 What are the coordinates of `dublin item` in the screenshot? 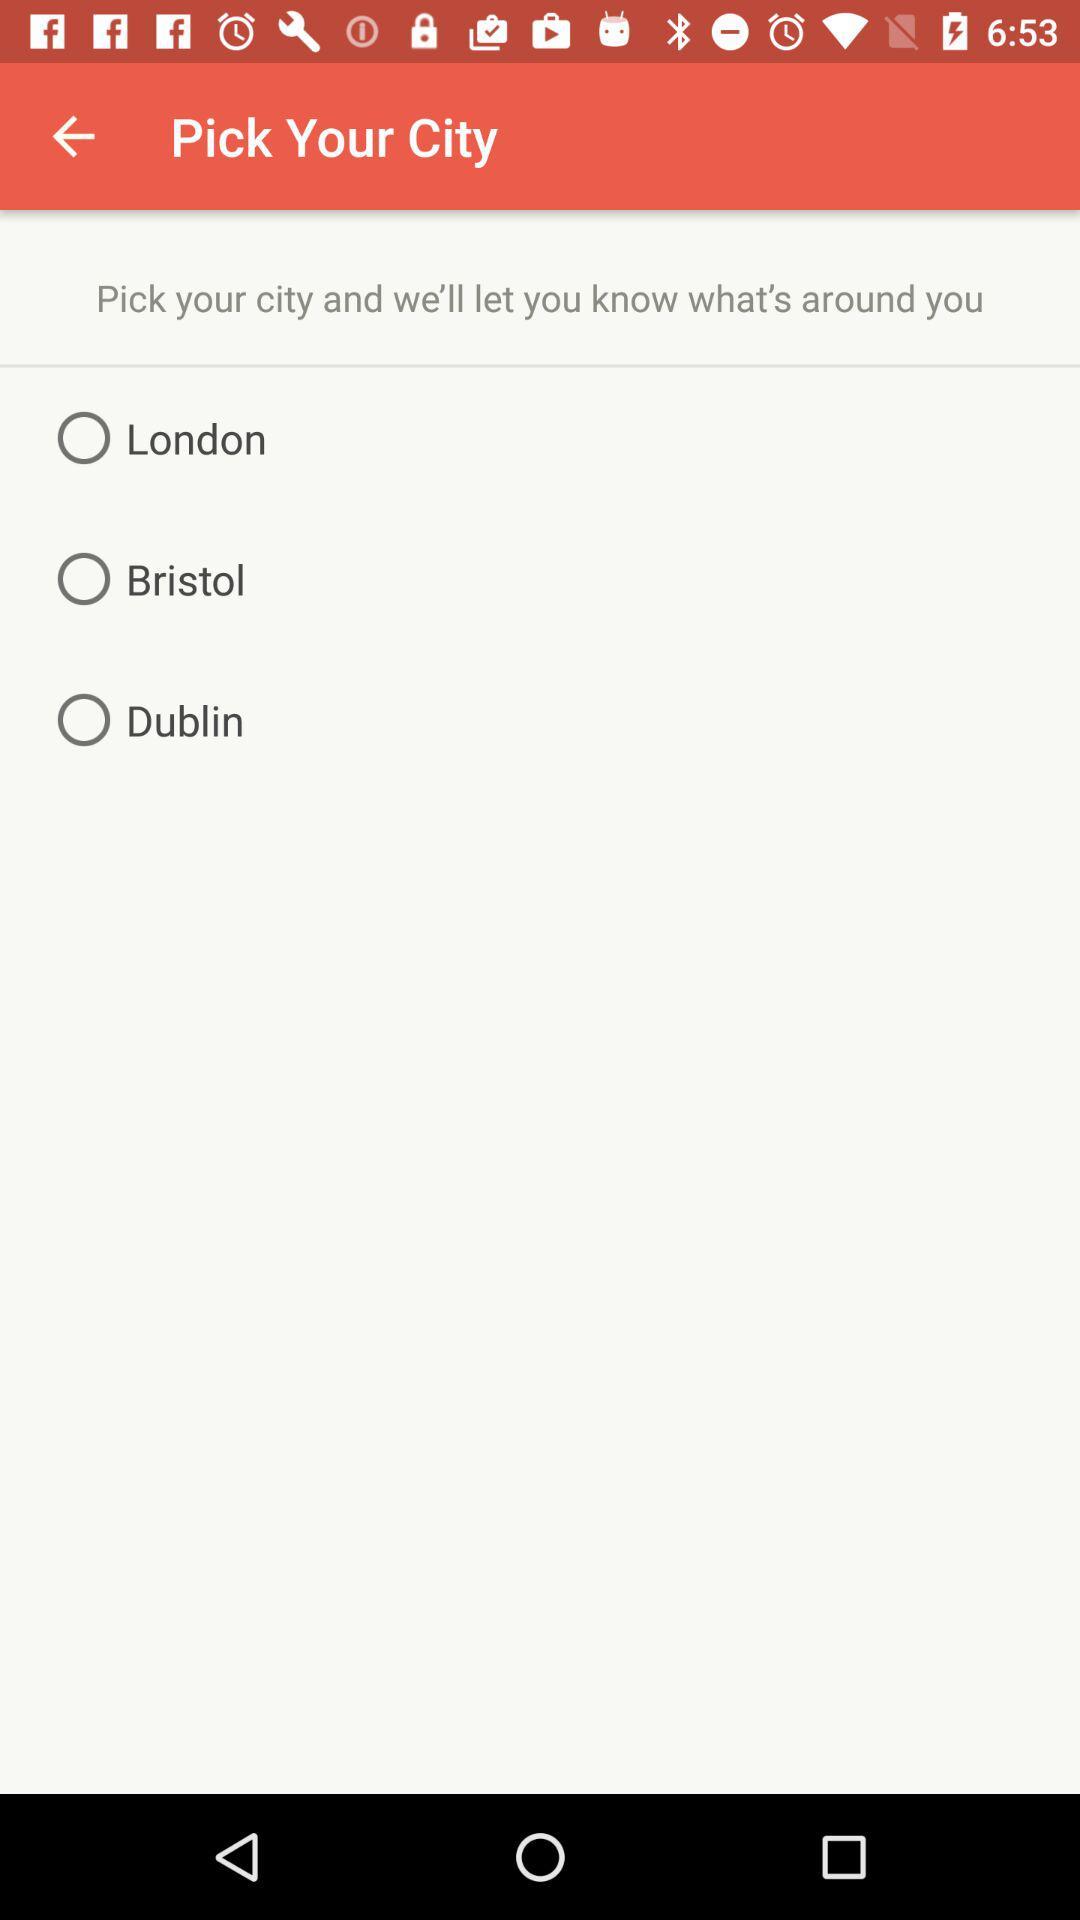 It's located at (142, 720).